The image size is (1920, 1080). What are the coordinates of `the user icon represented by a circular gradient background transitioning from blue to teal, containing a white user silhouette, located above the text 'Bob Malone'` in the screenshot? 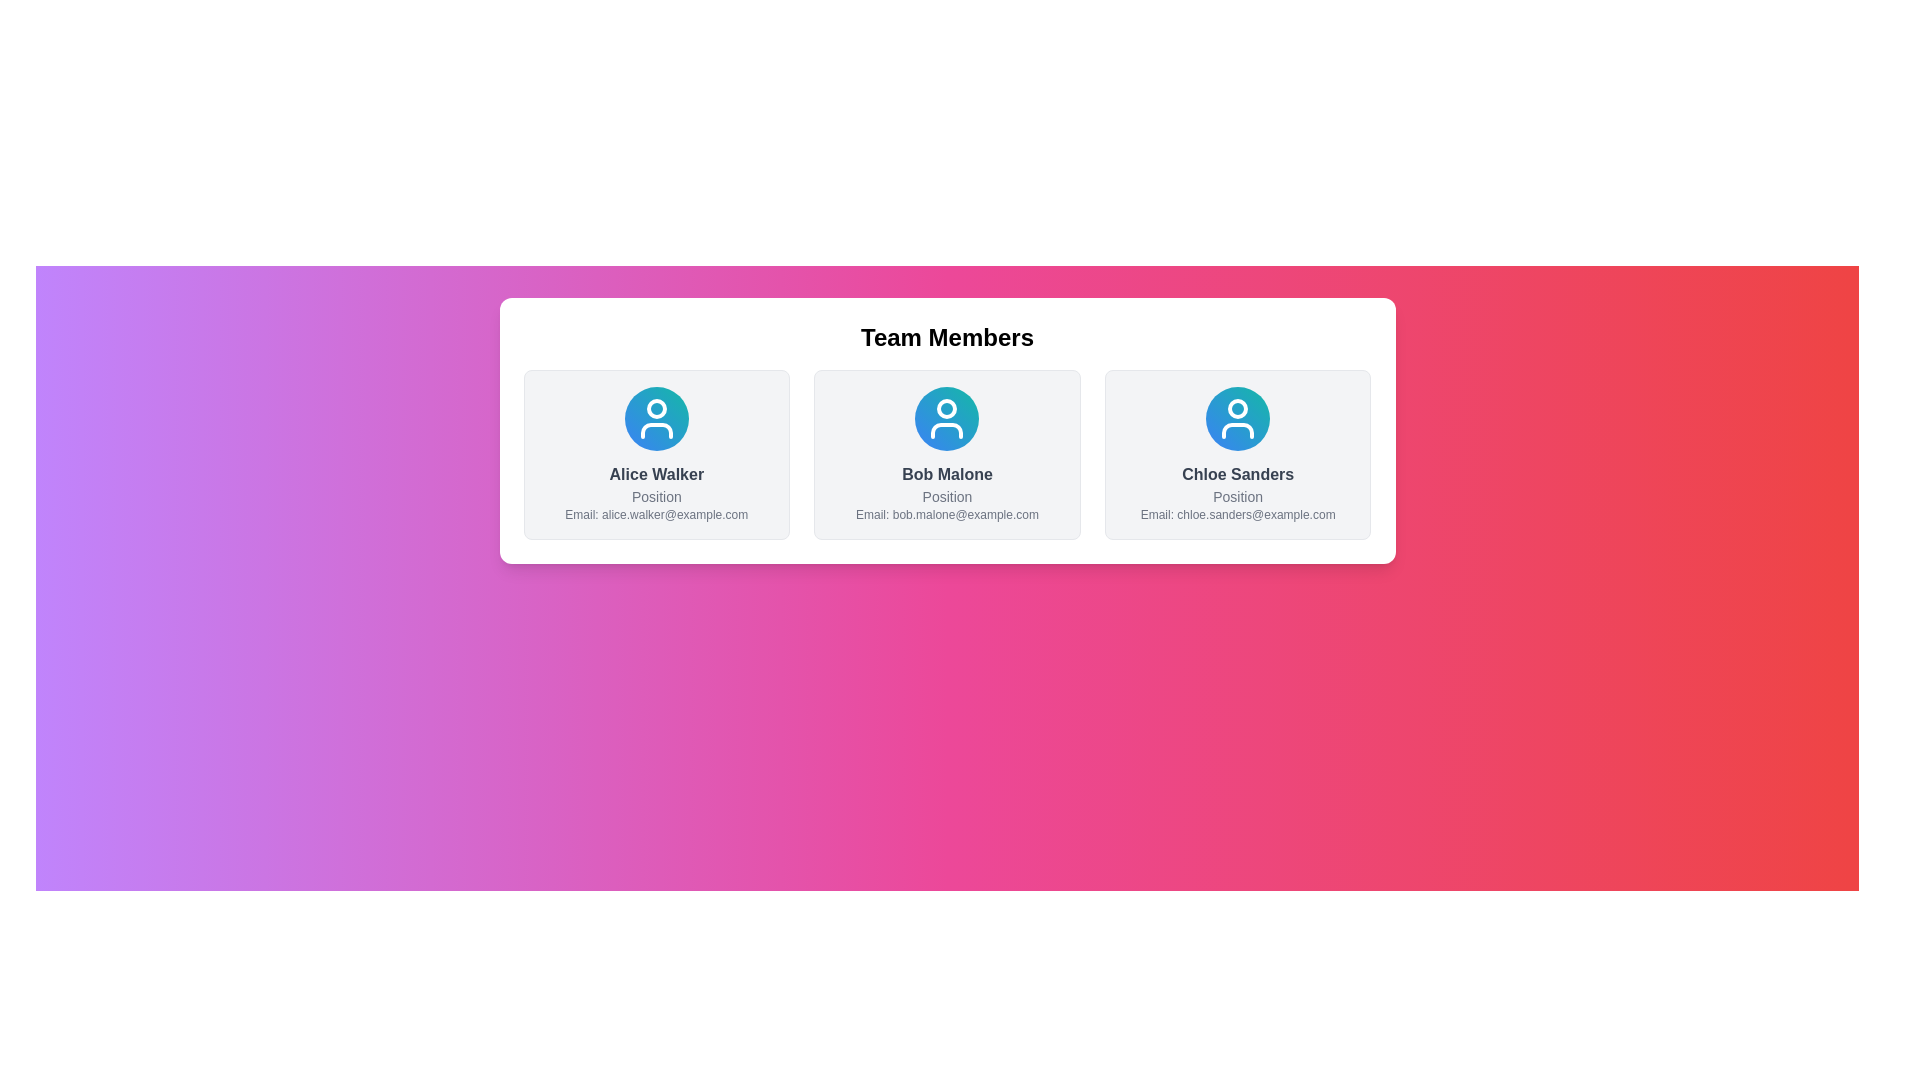 It's located at (946, 418).